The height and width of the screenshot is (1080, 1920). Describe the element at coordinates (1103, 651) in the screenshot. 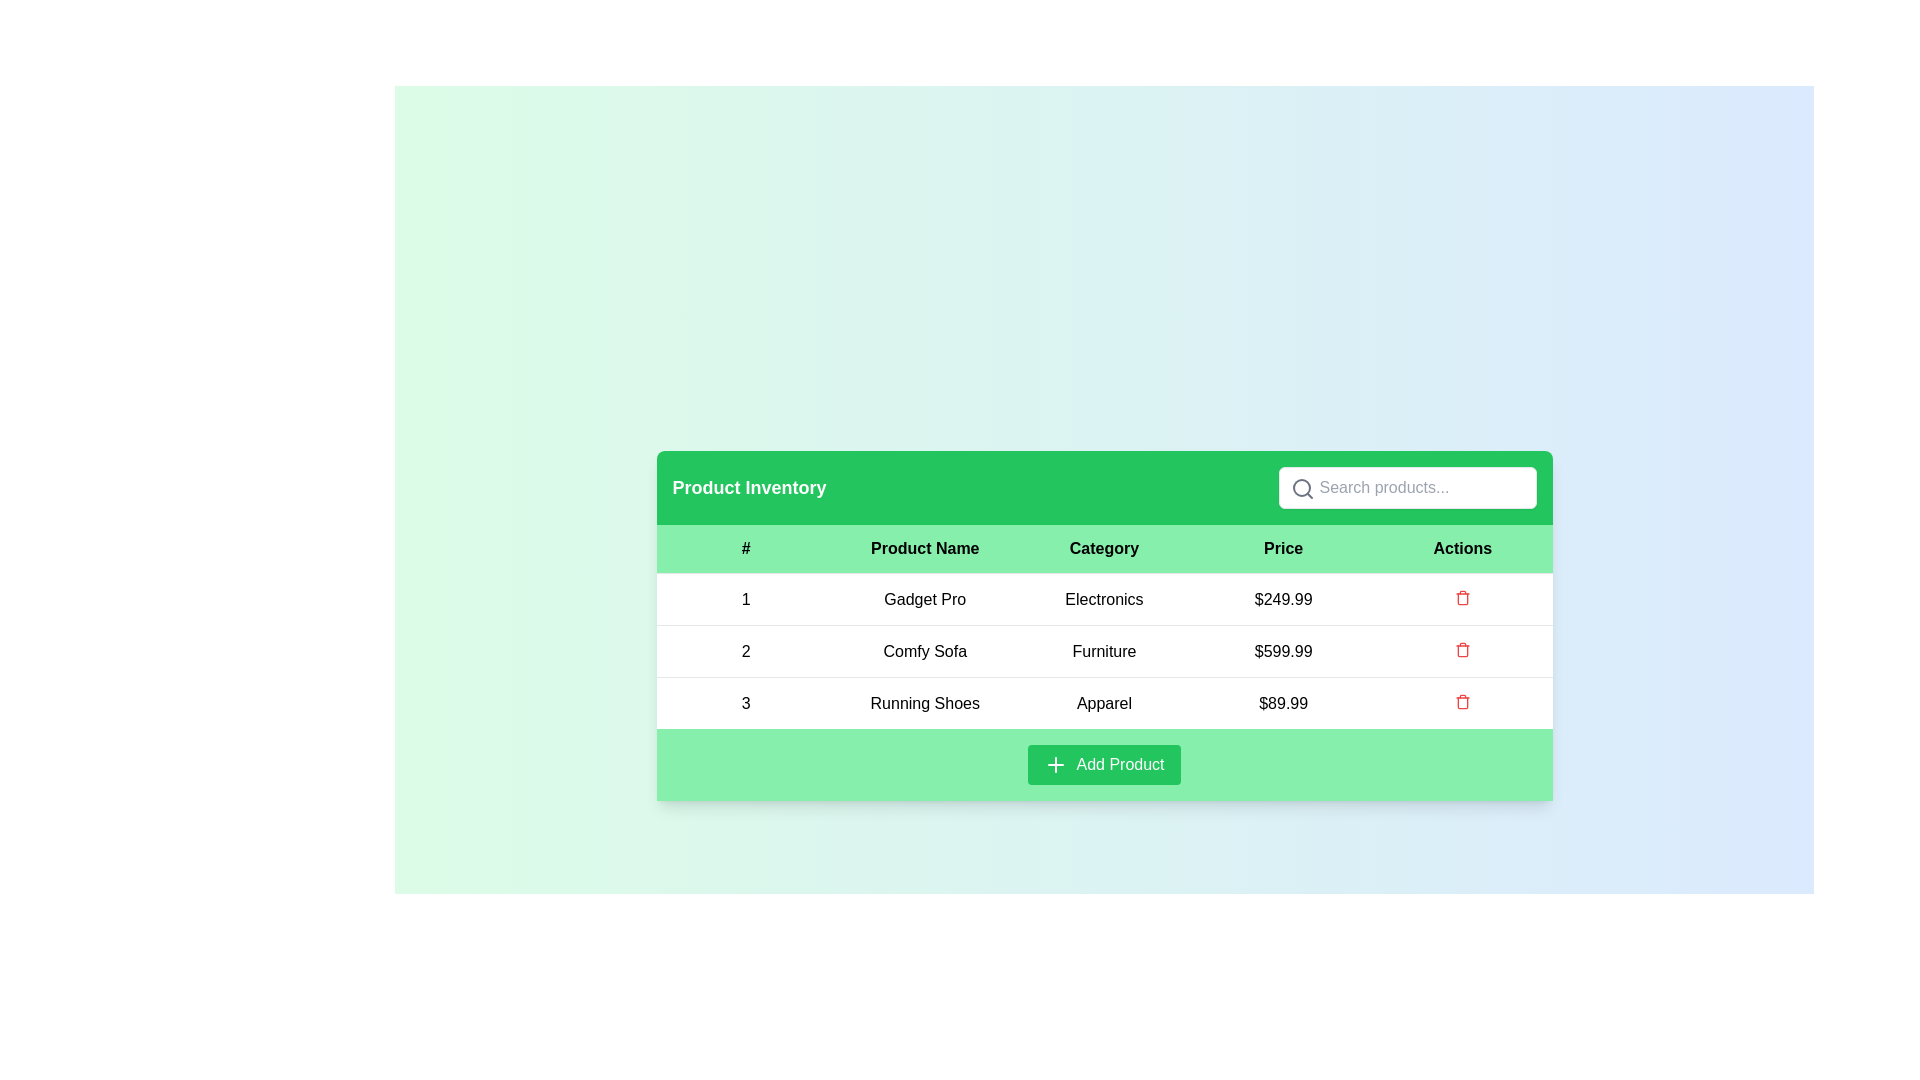

I see `the static text label displaying 'Furniture' category for the 'Comfy Sofa' product in the 'Product Inventory' table` at that location.